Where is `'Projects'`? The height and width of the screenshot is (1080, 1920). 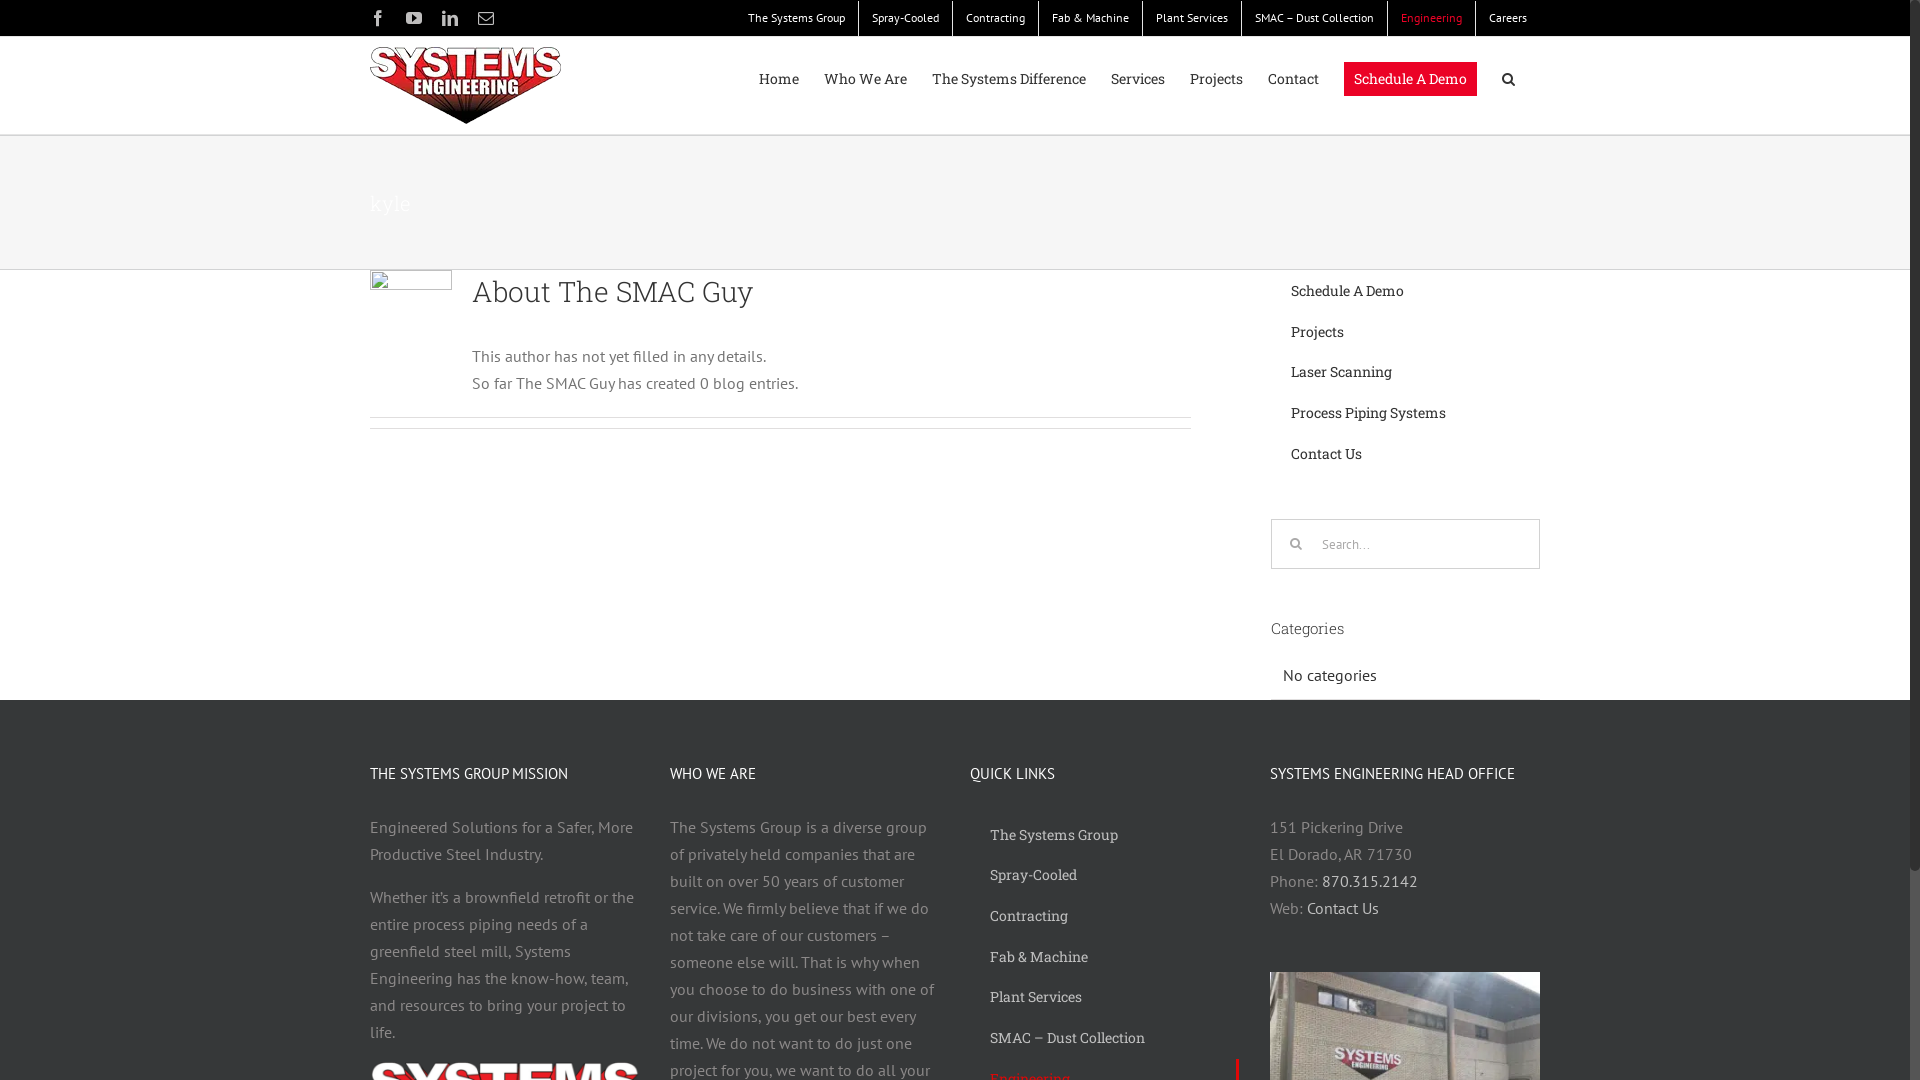
'Projects' is located at coordinates (1190, 77).